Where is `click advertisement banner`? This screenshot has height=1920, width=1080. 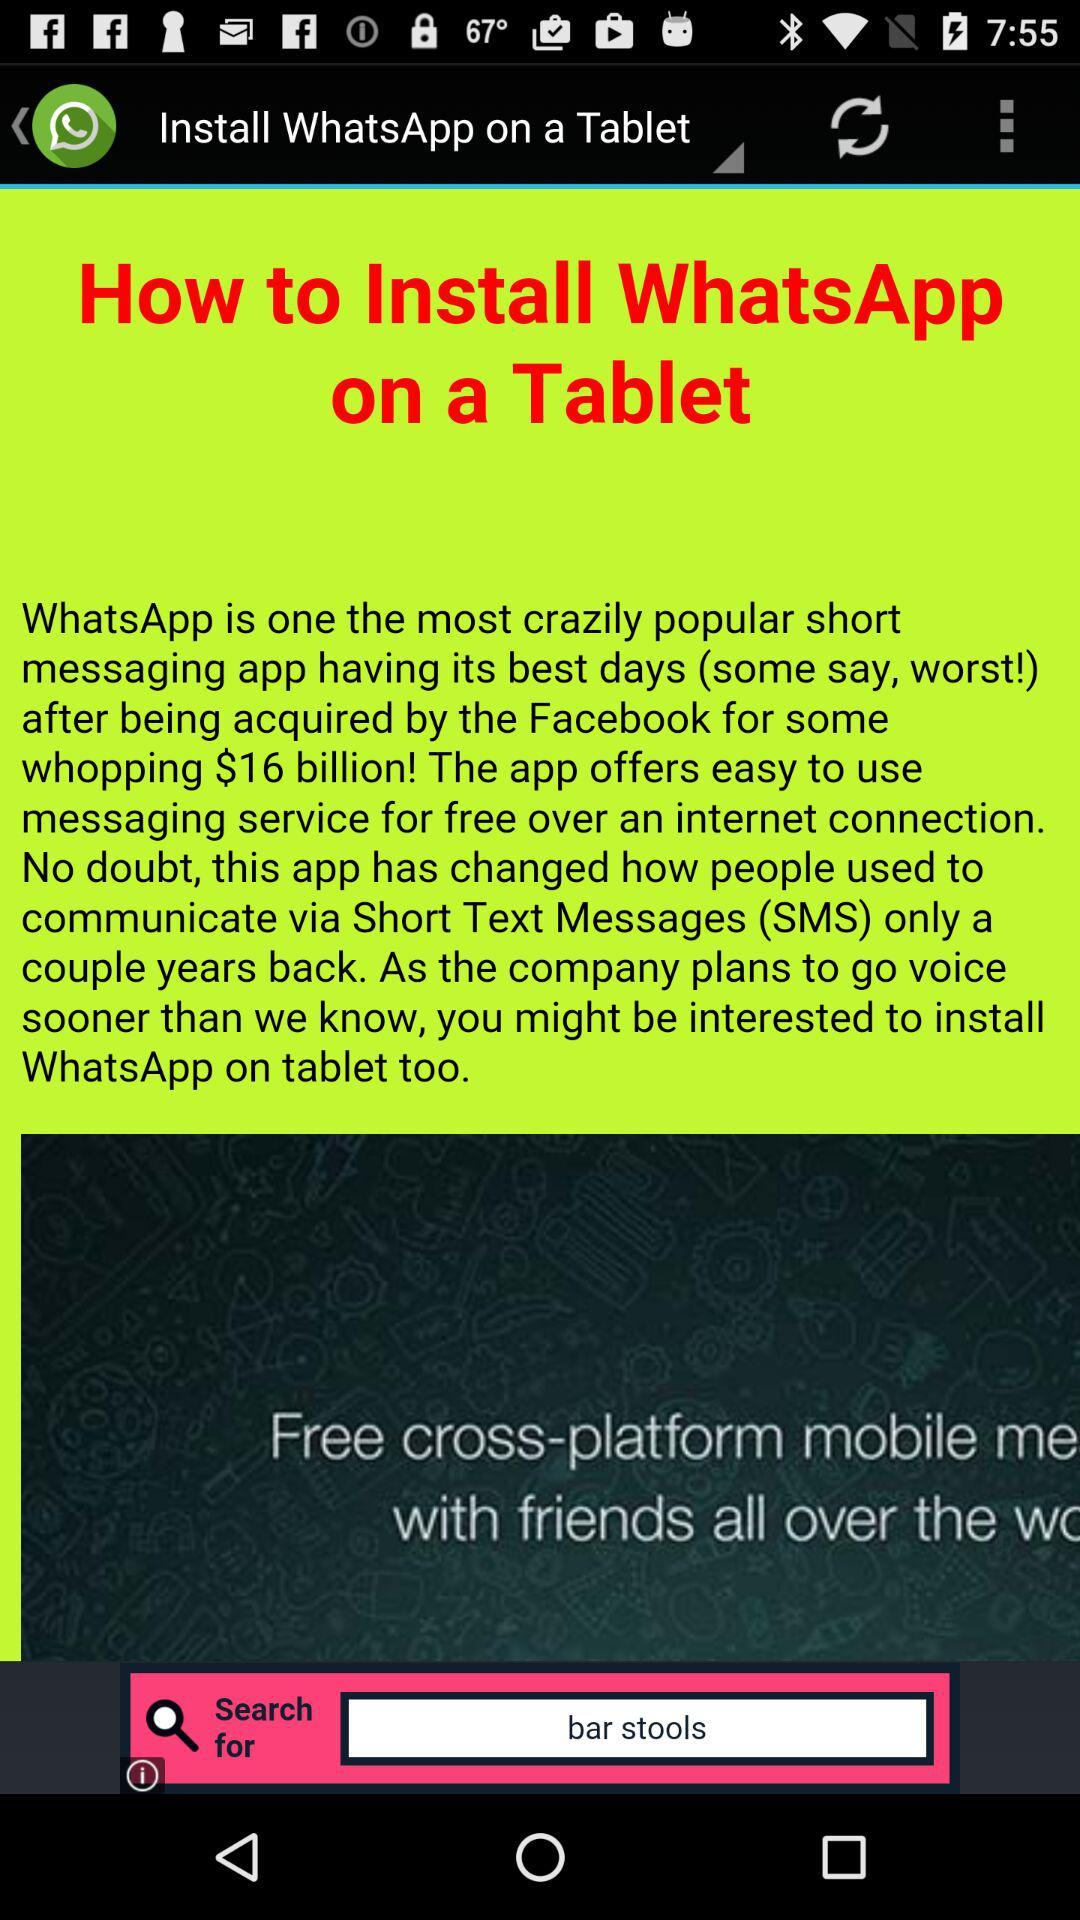 click advertisement banner is located at coordinates (540, 1727).